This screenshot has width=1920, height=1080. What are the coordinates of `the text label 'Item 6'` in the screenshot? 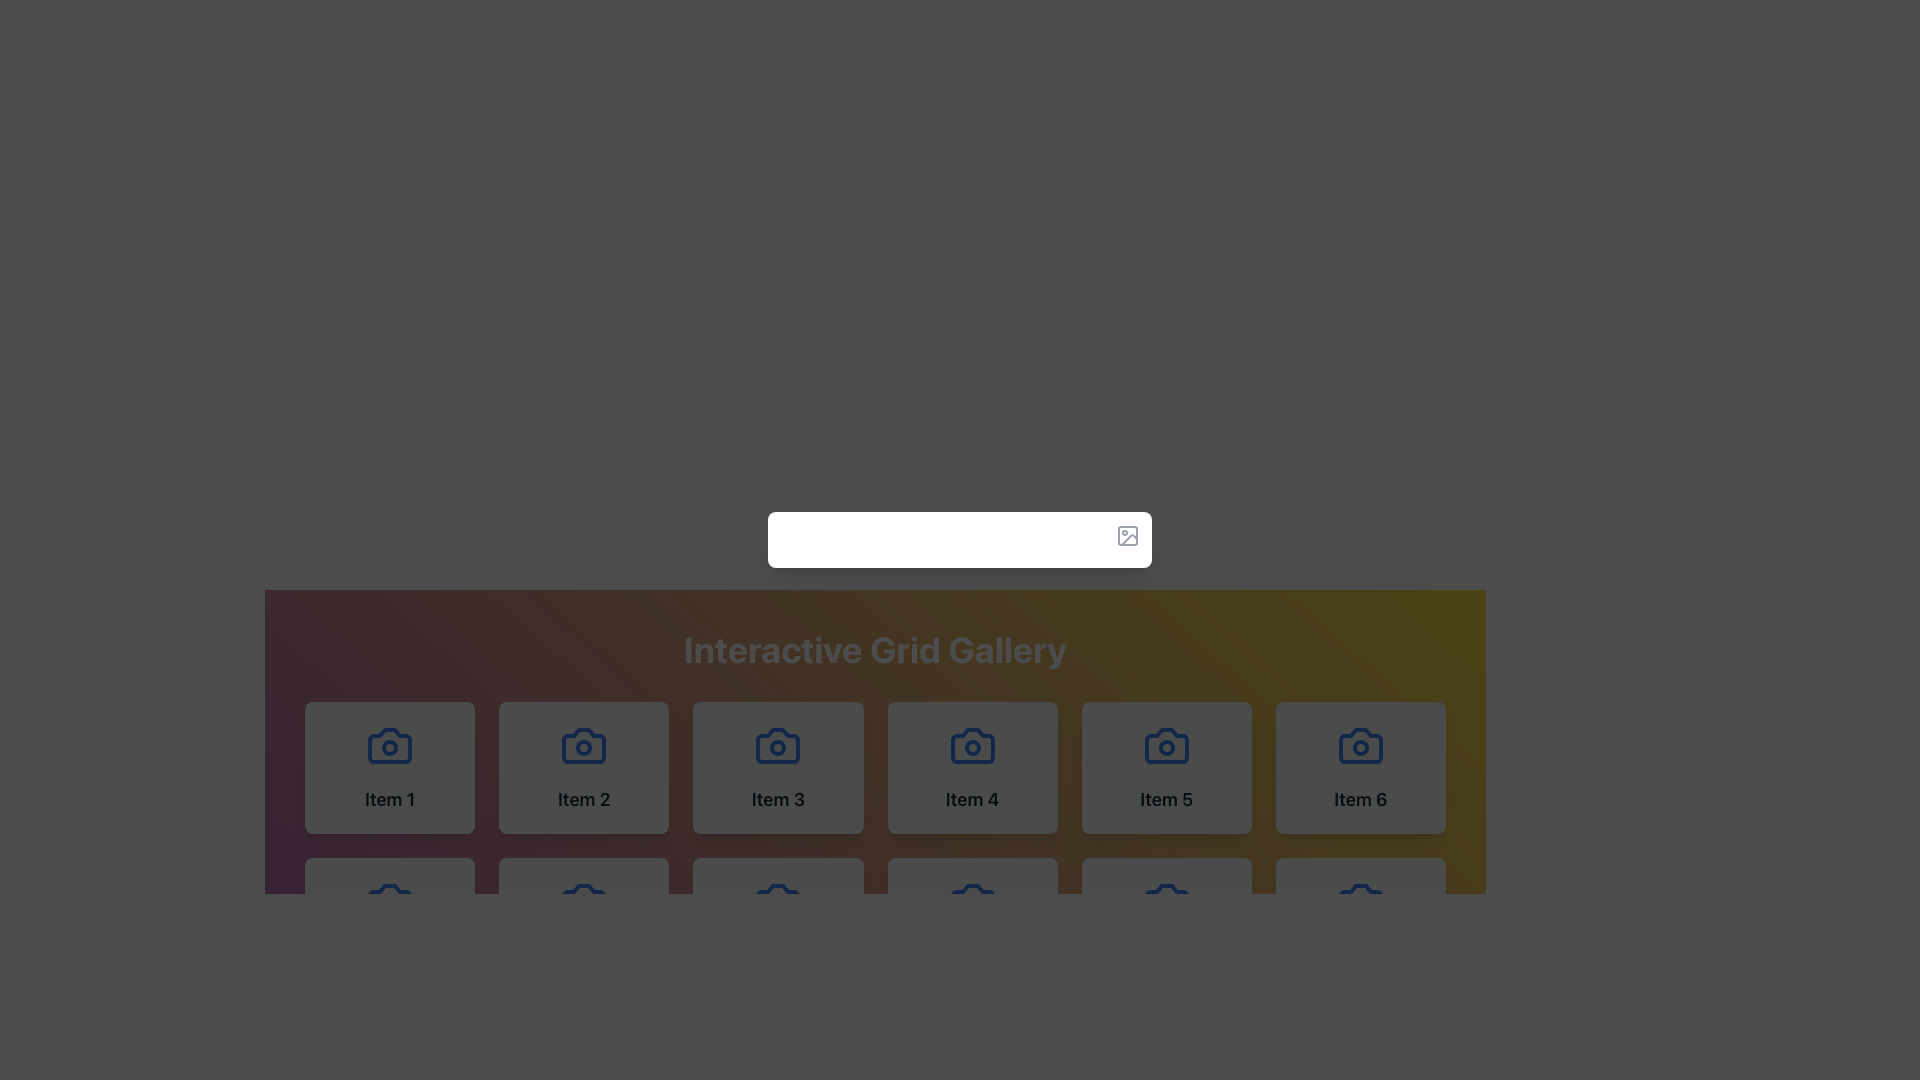 It's located at (1360, 798).